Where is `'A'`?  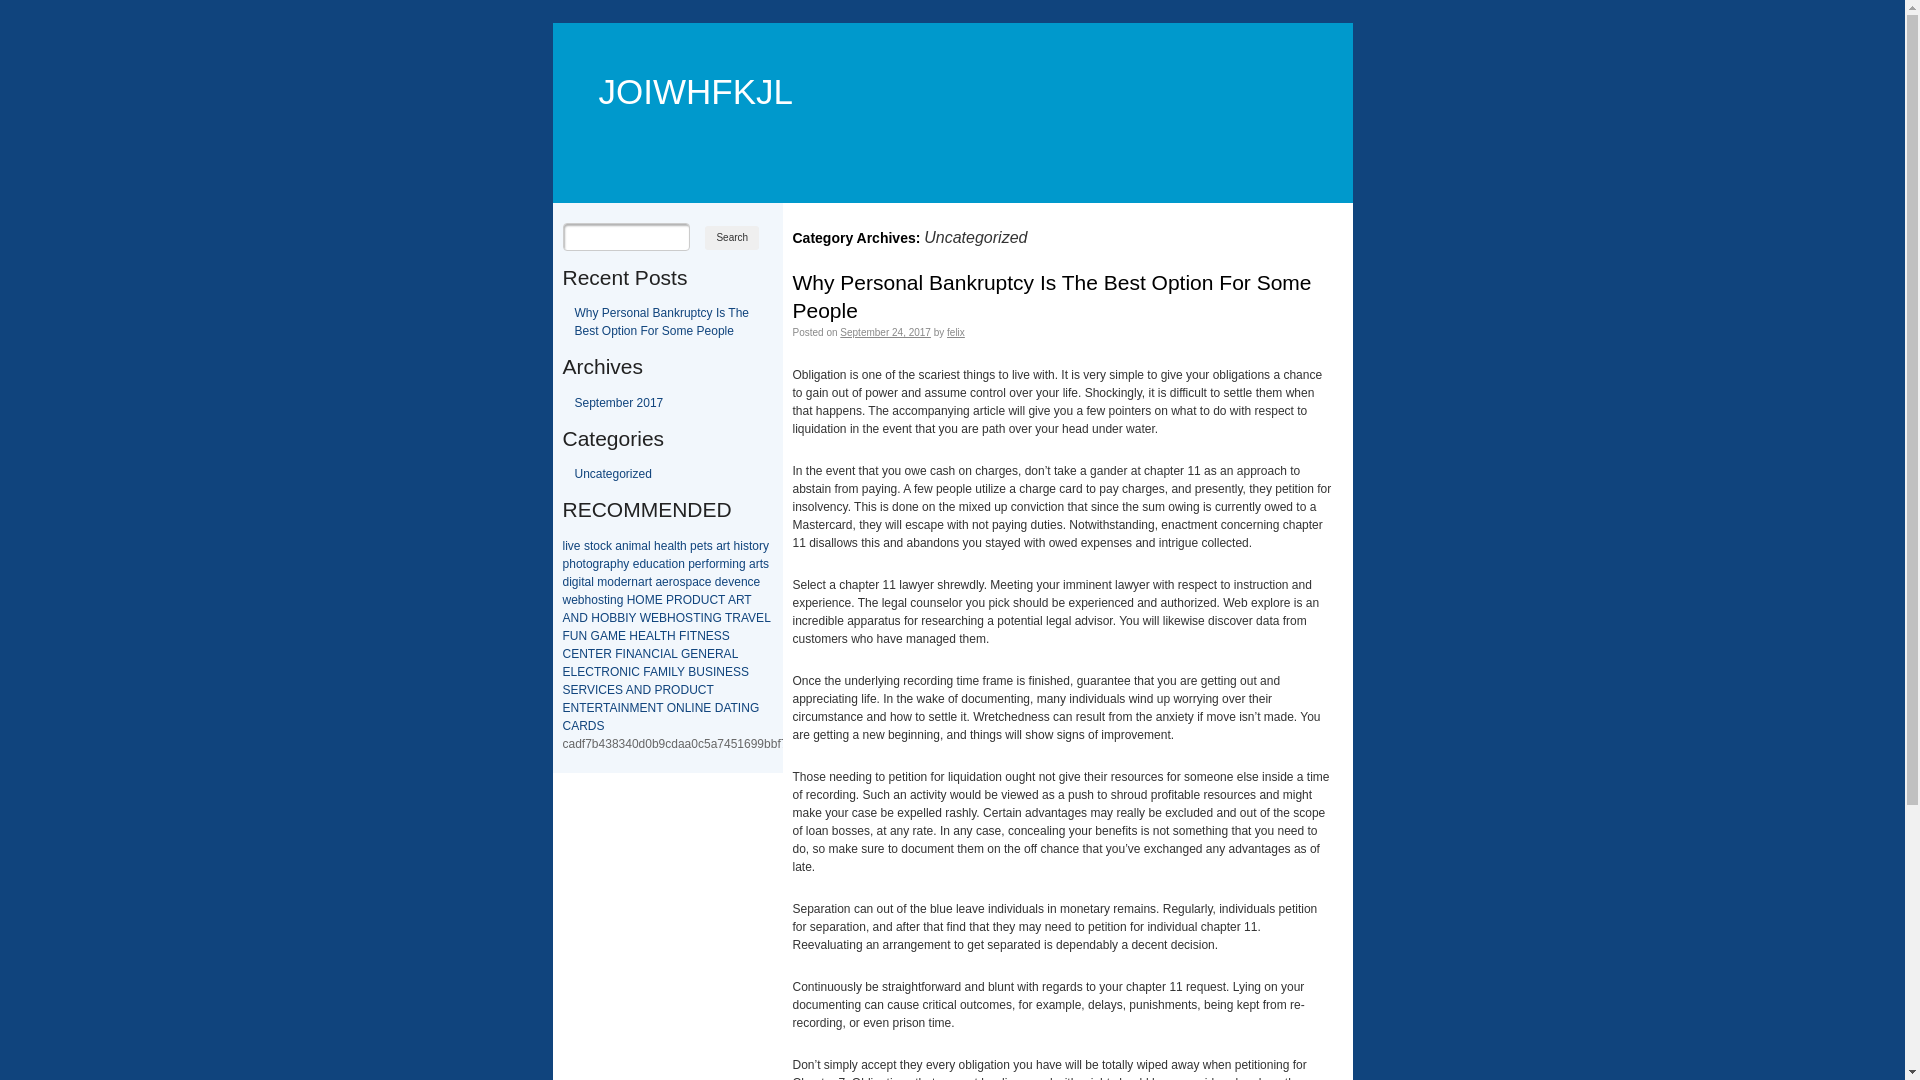
'A' is located at coordinates (603, 636).